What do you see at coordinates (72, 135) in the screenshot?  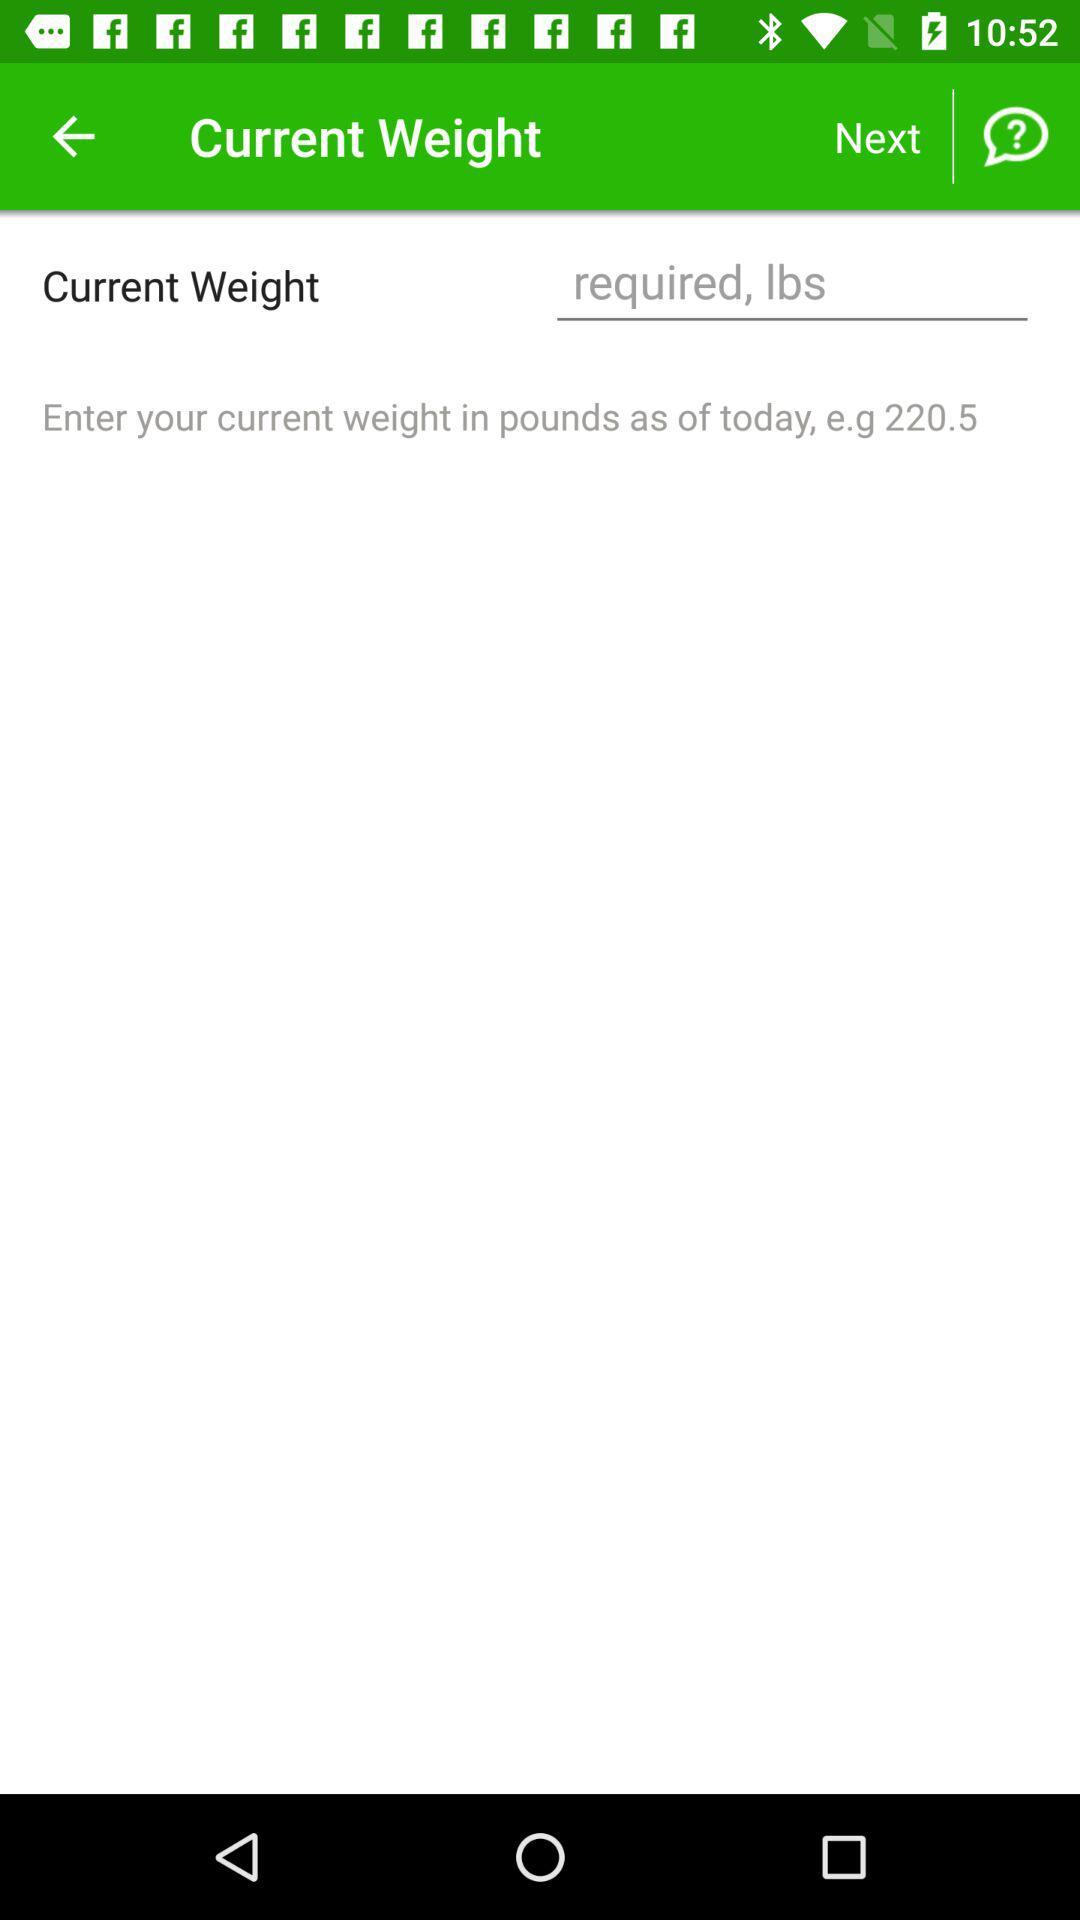 I see `the icon next to the current weight item` at bounding box center [72, 135].